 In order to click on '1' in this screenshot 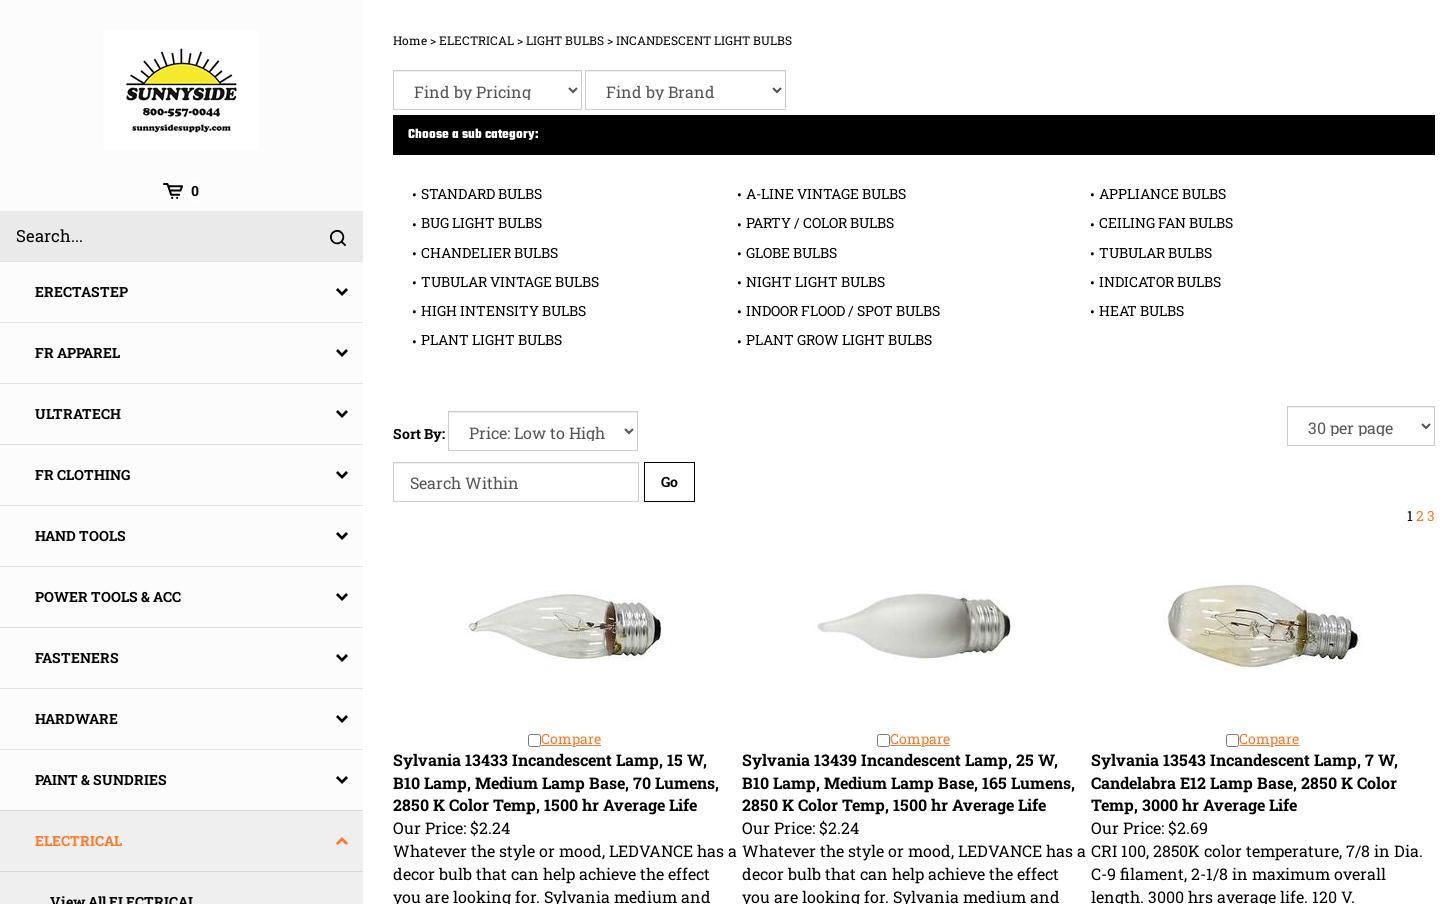, I will do `click(1410, 514)`.